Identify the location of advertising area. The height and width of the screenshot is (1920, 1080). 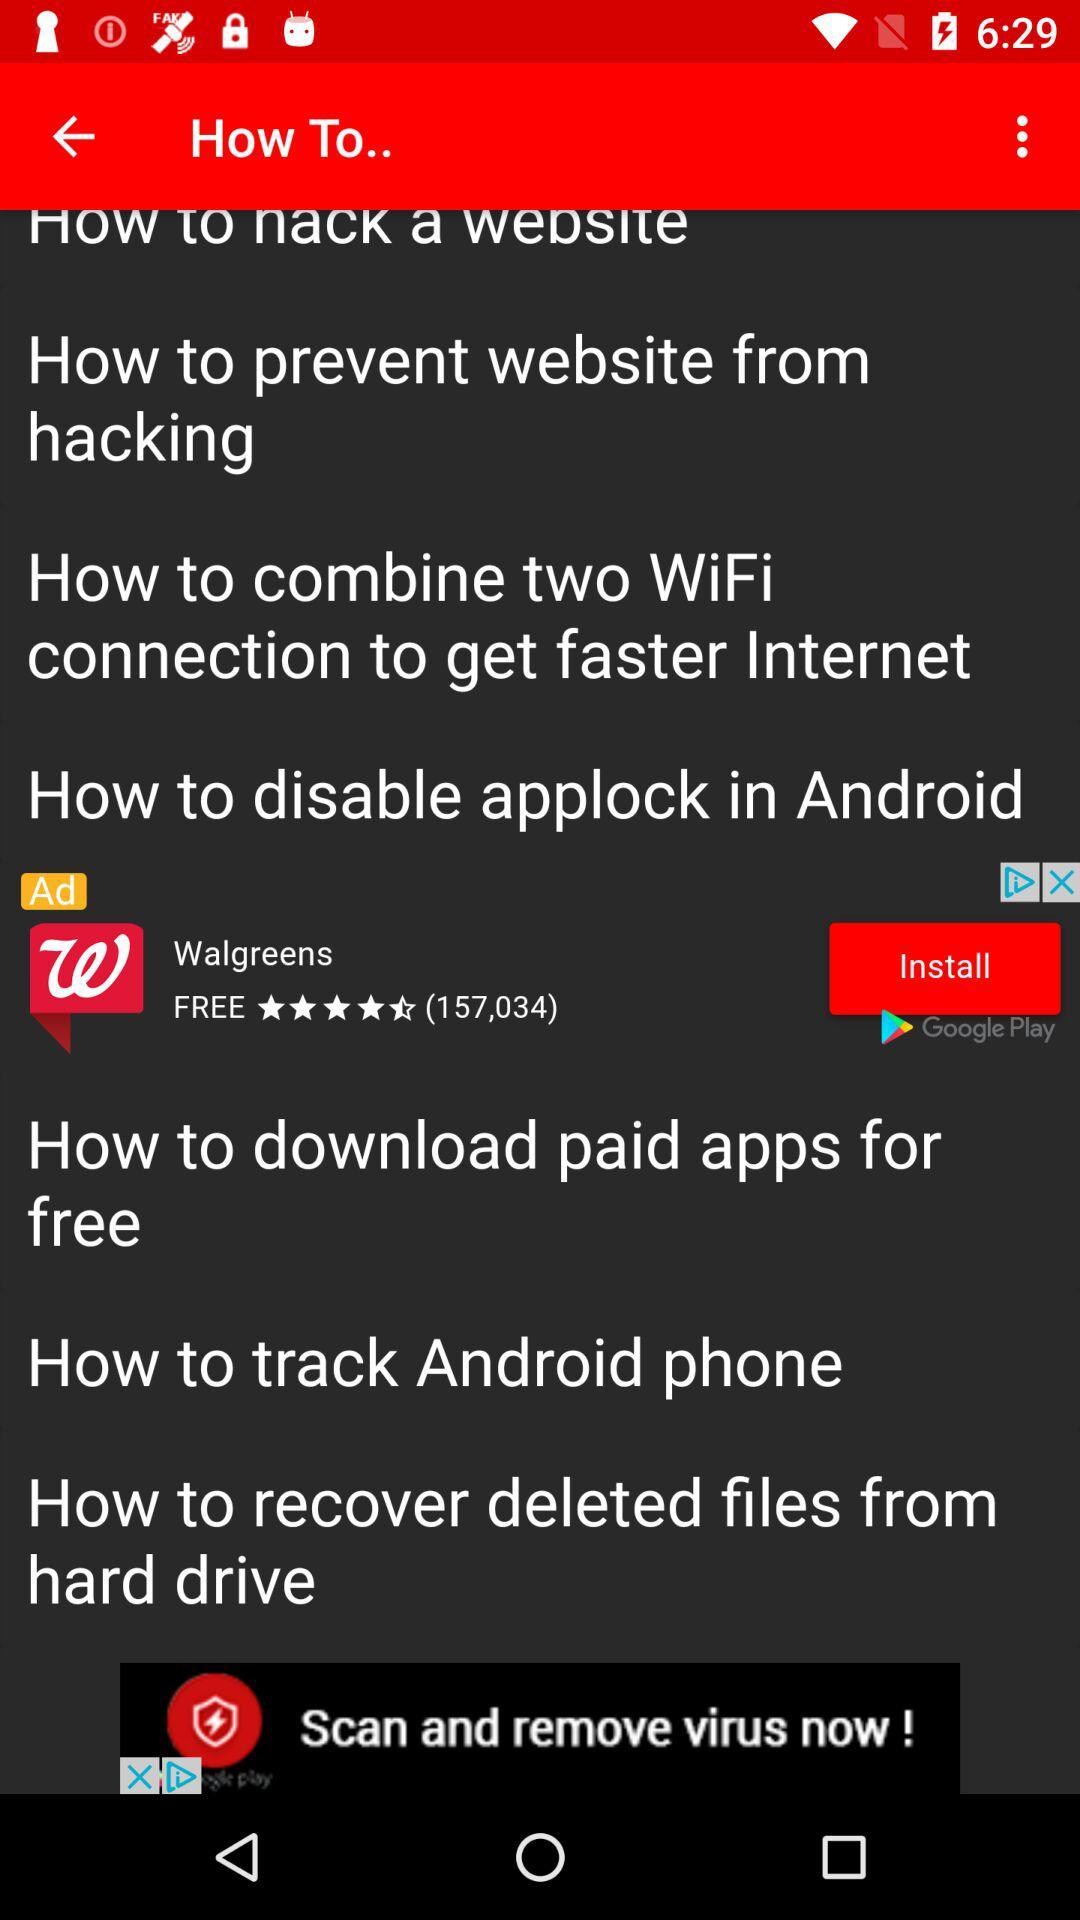
(540, 1727).